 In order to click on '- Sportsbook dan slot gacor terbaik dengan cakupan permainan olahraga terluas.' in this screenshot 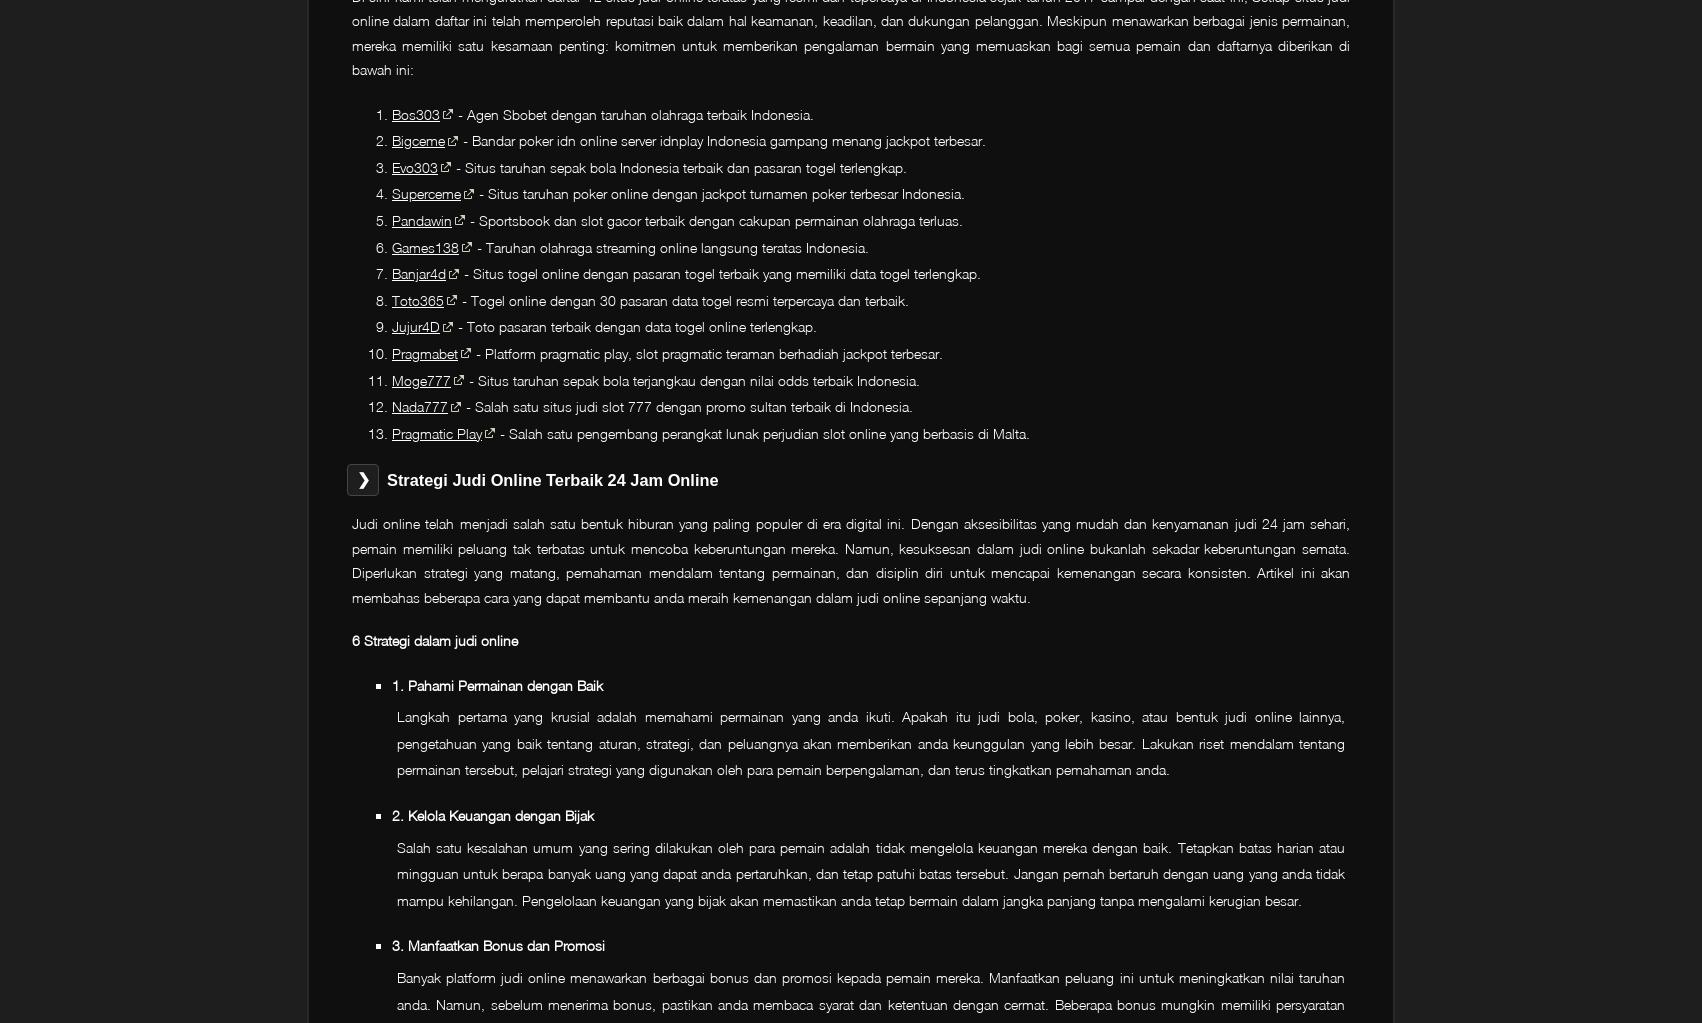, I will do `click(465, 218)`.